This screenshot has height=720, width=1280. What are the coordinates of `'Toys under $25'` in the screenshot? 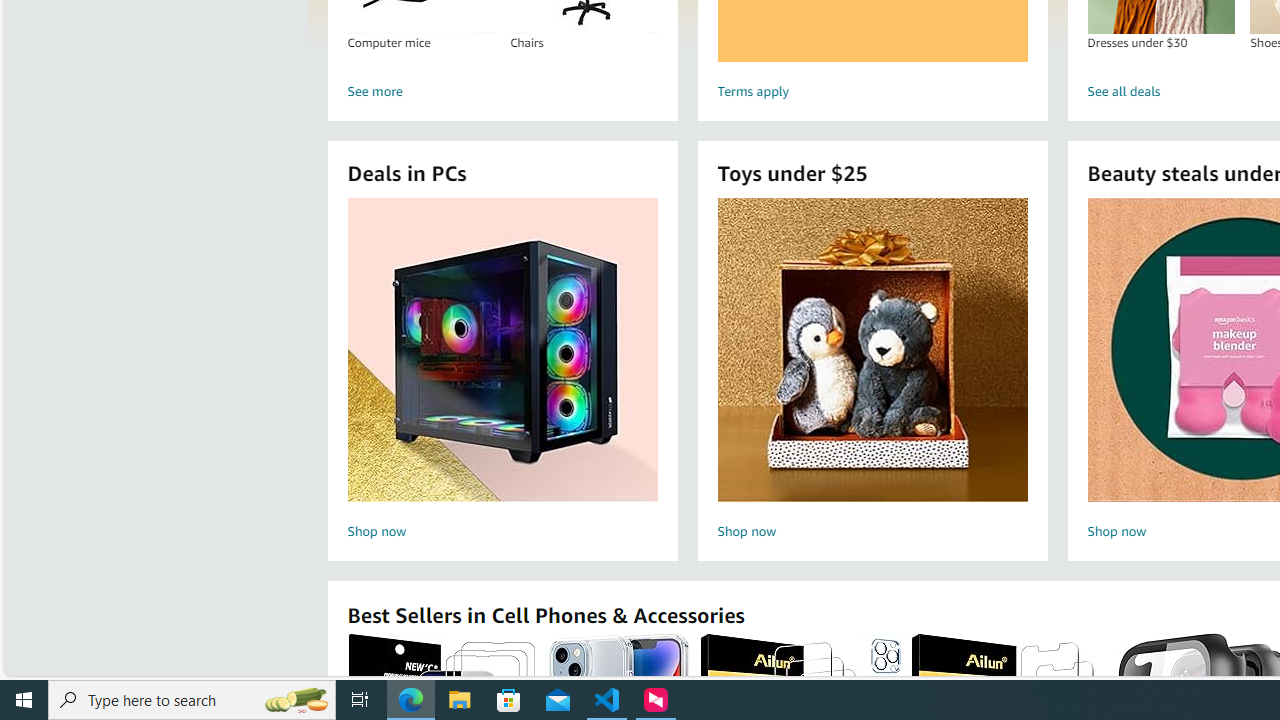 It's located at (872, 348).